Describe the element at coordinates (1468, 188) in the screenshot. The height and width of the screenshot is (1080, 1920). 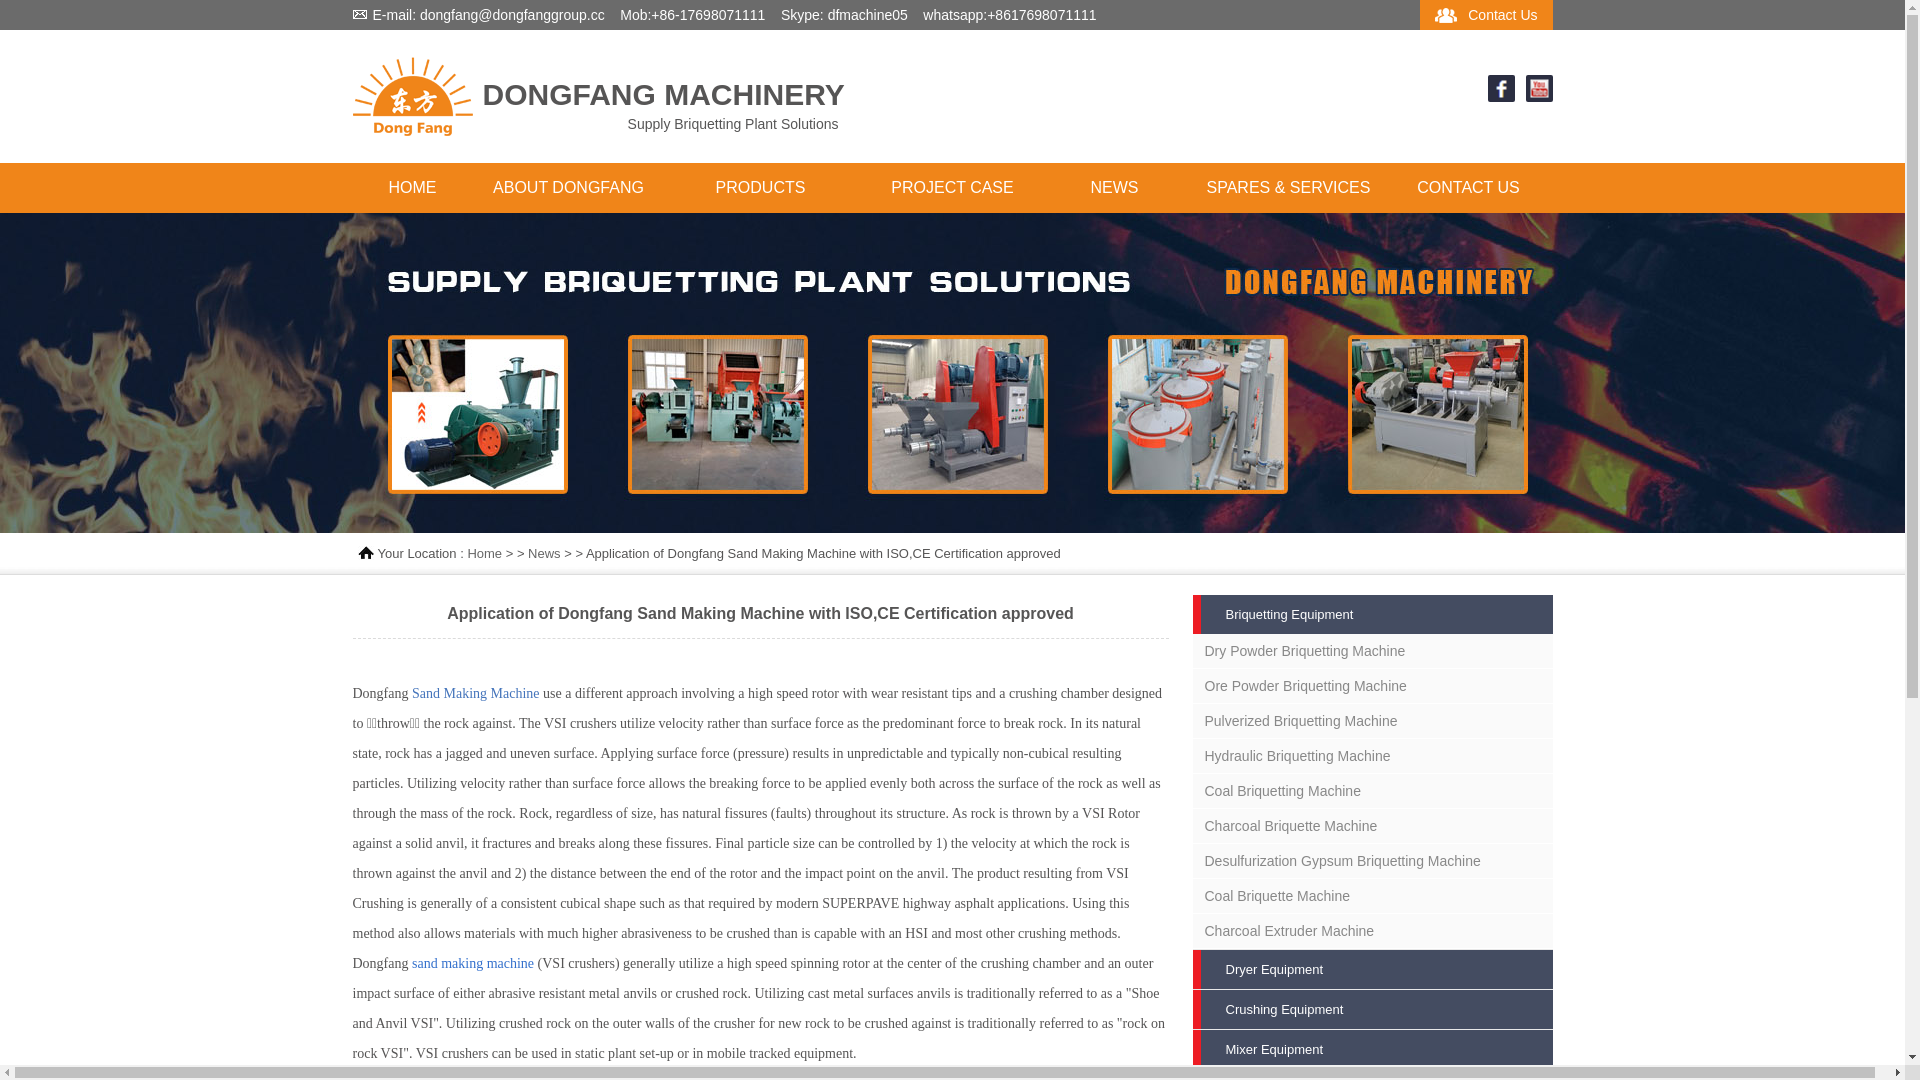
I see `'CONTACT US'` at that location.